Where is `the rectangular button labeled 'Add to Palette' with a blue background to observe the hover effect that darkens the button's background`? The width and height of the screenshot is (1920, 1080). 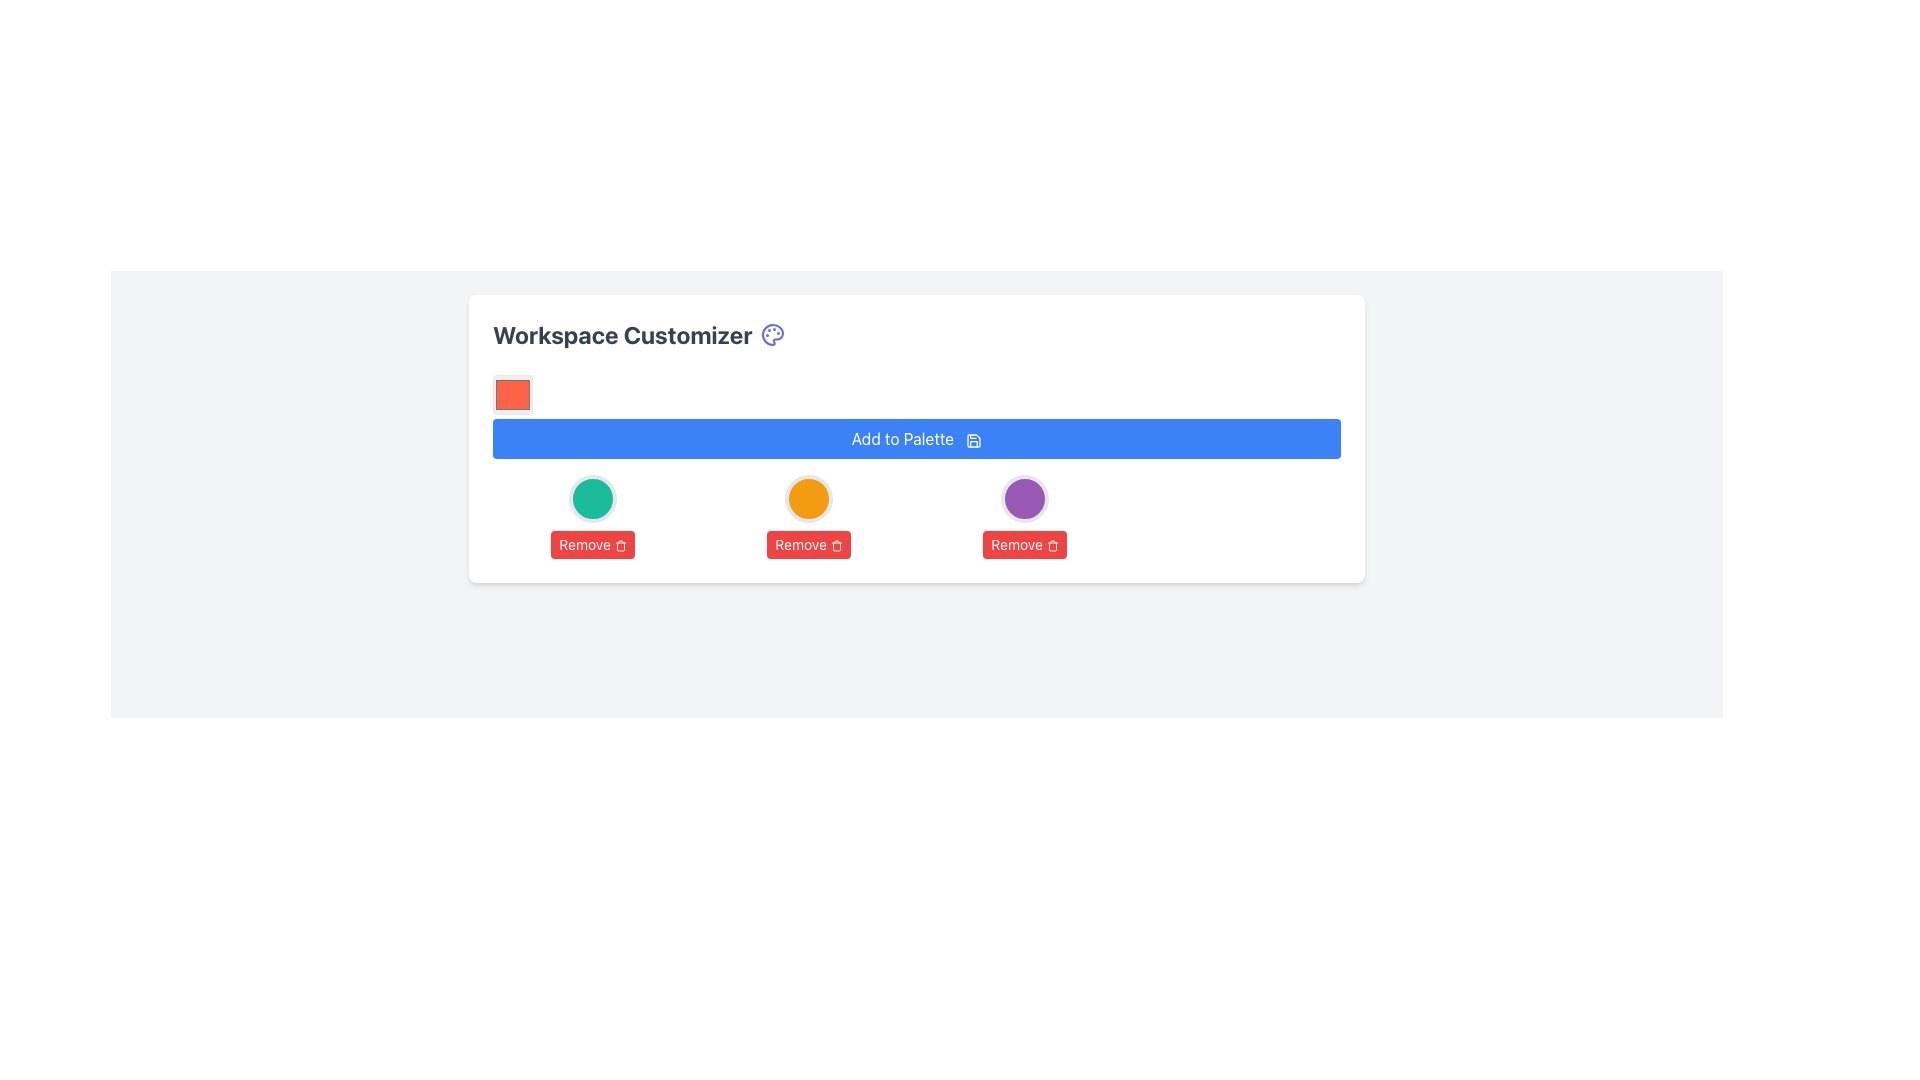 the rectangular button labeled 'Add to Palette' with a blue background to observe the hover effect that darkens the button's background is located at coordinates (915, 438).